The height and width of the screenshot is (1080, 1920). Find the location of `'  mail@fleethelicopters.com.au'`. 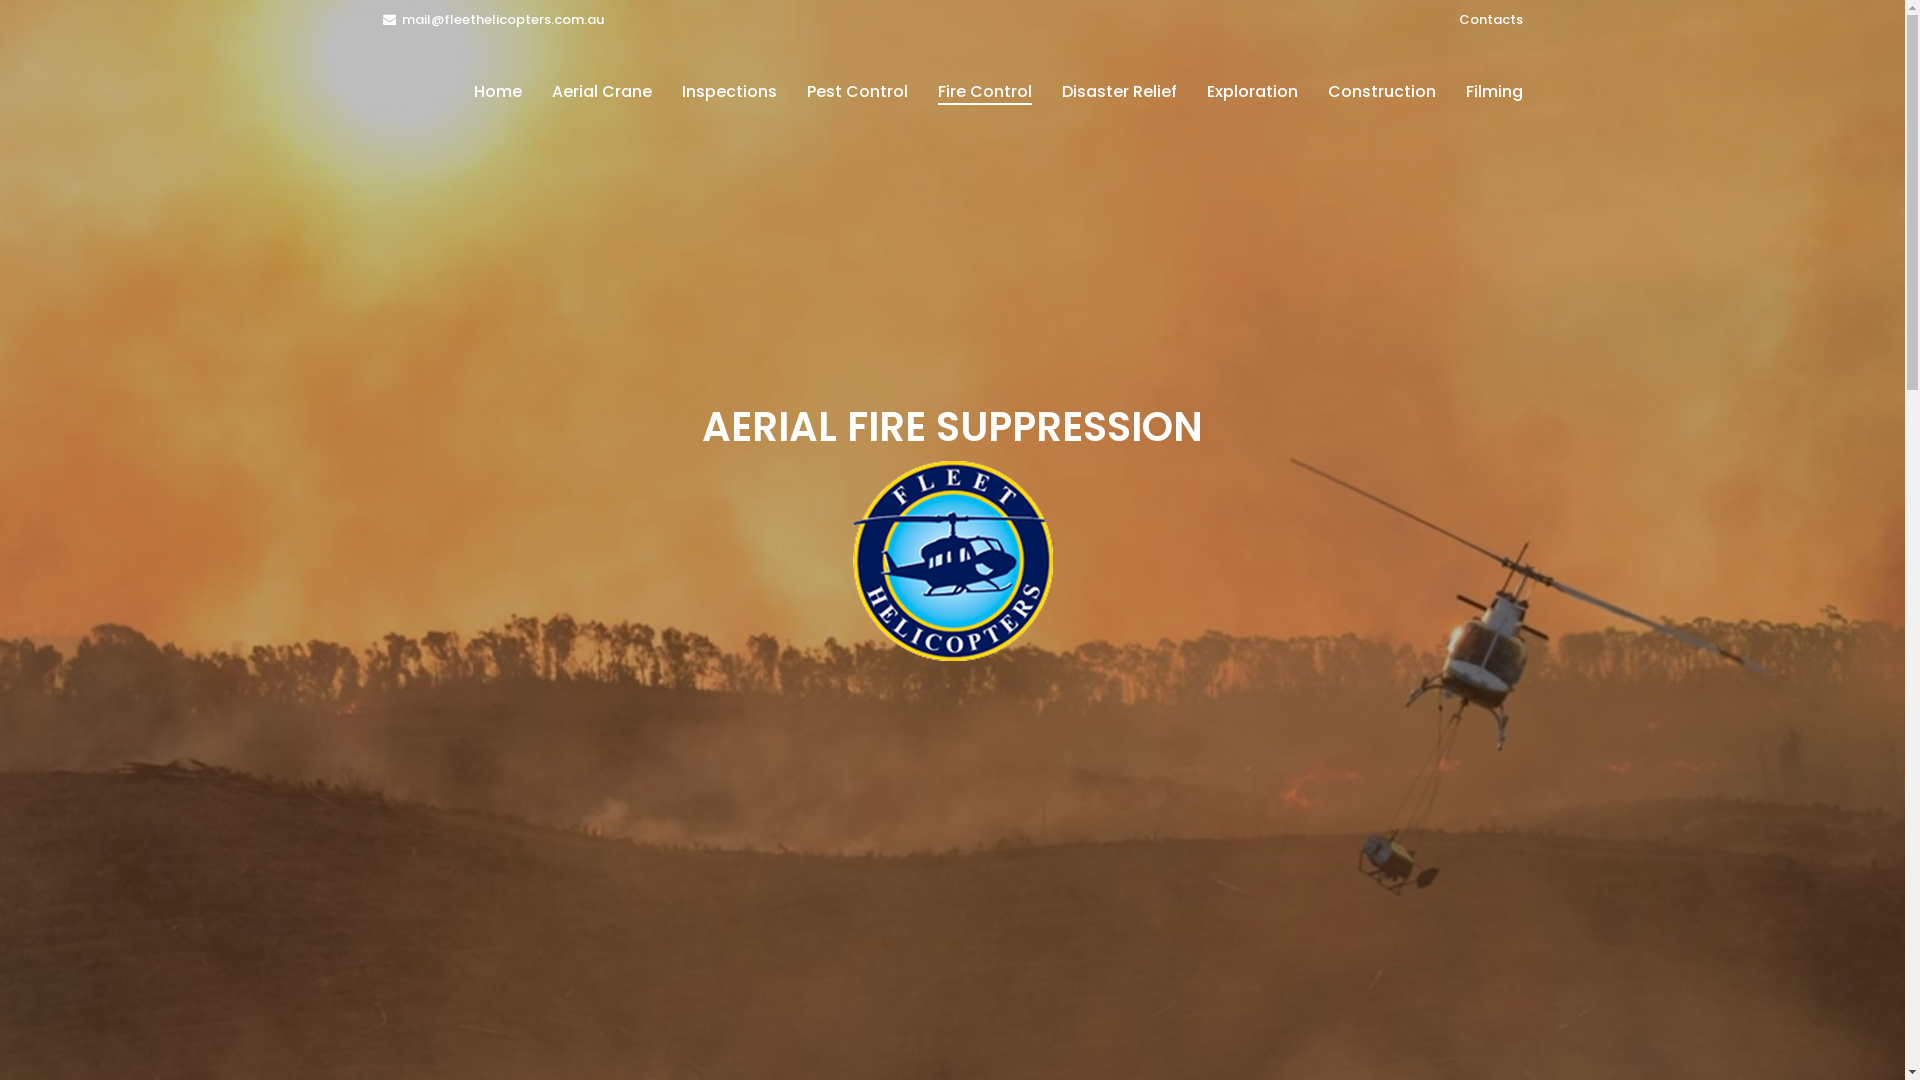

'  mail@fleethelicopters.com.au' is located at coordinates (492, 19).